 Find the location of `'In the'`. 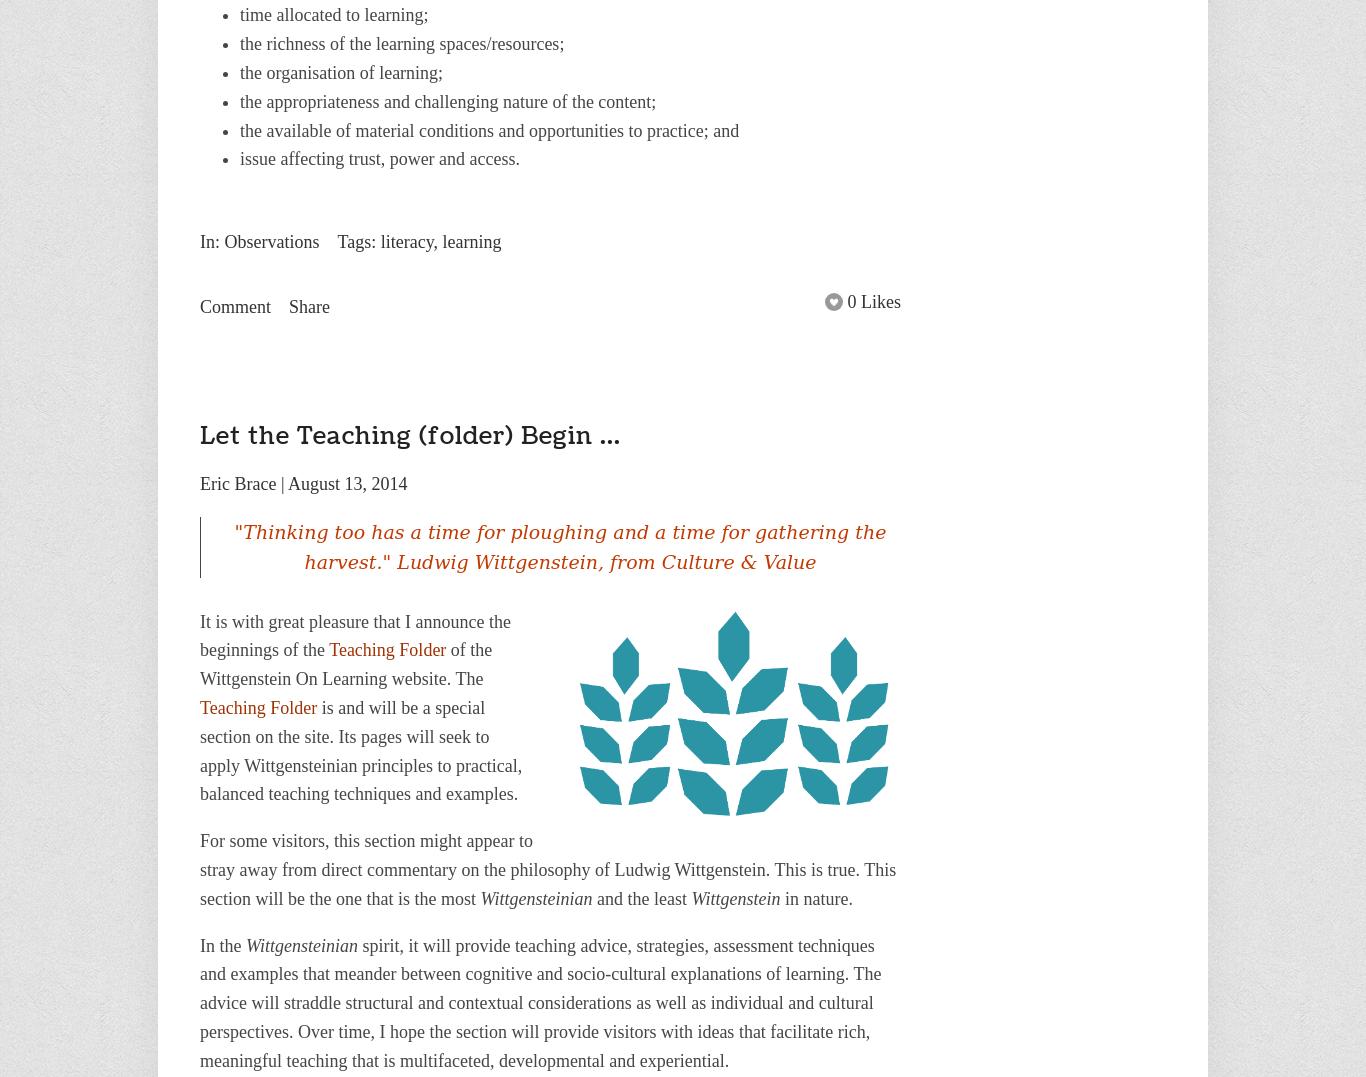

'In the' is located at coordinates (221, 943).